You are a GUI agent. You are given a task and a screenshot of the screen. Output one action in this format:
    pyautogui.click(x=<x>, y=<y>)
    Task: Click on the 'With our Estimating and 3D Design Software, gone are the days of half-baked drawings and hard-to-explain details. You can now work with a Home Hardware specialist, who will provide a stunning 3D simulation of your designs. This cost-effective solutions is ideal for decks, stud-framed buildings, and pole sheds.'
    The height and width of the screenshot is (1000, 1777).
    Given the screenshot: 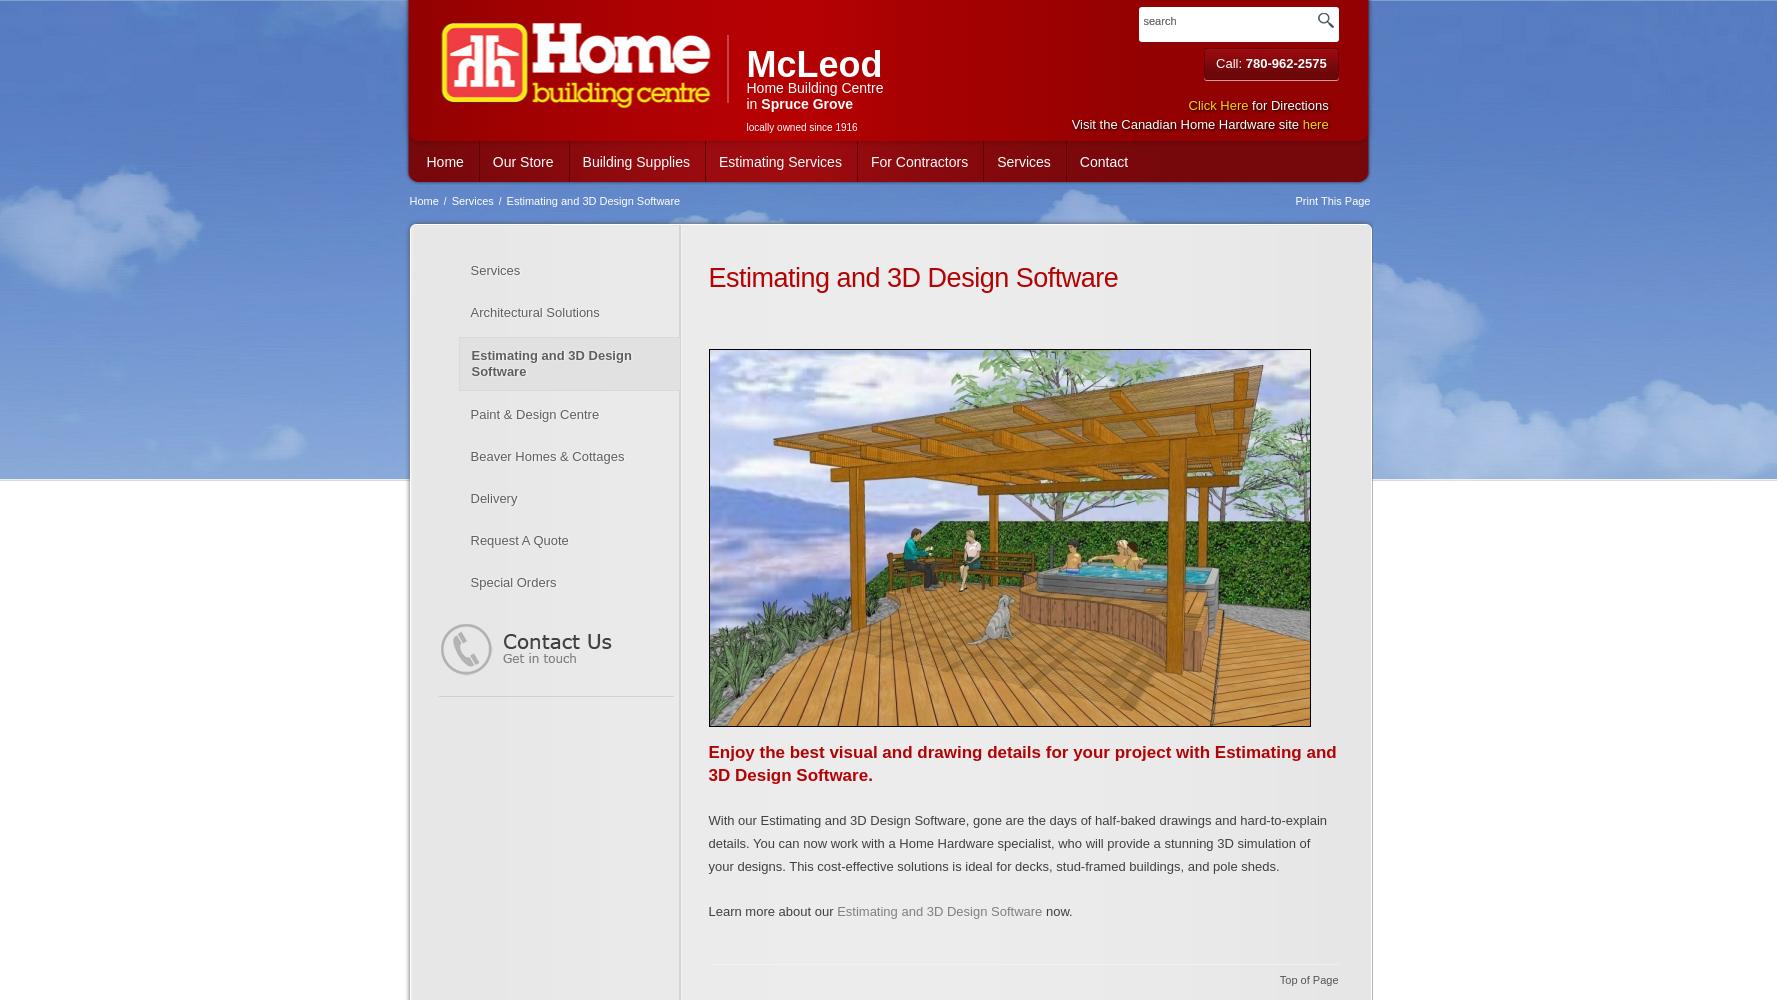 What is the action you would take?
    pyautogui.click(x=1016, y=842)
    